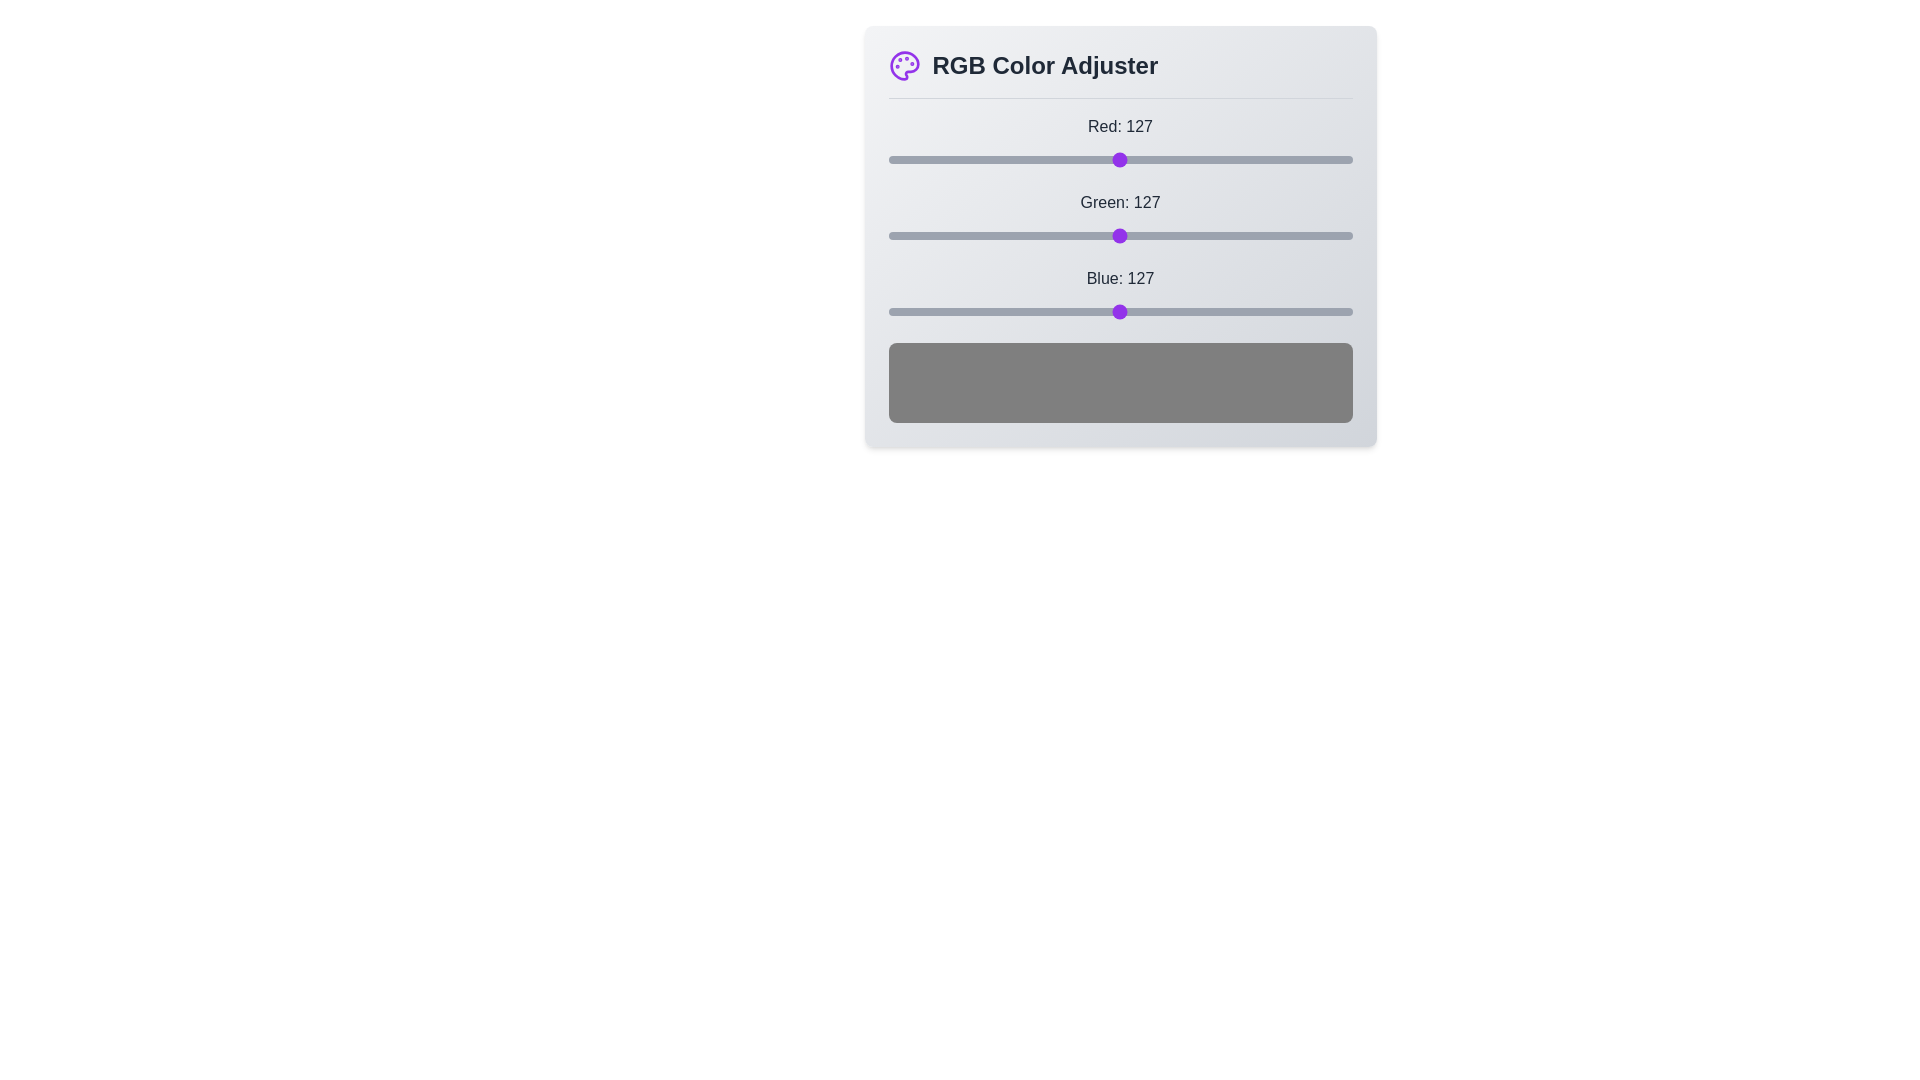  Describe the element at coordinates (914, 158) in the screenshot. I see `the red slider to set the red component to 15` at that location.